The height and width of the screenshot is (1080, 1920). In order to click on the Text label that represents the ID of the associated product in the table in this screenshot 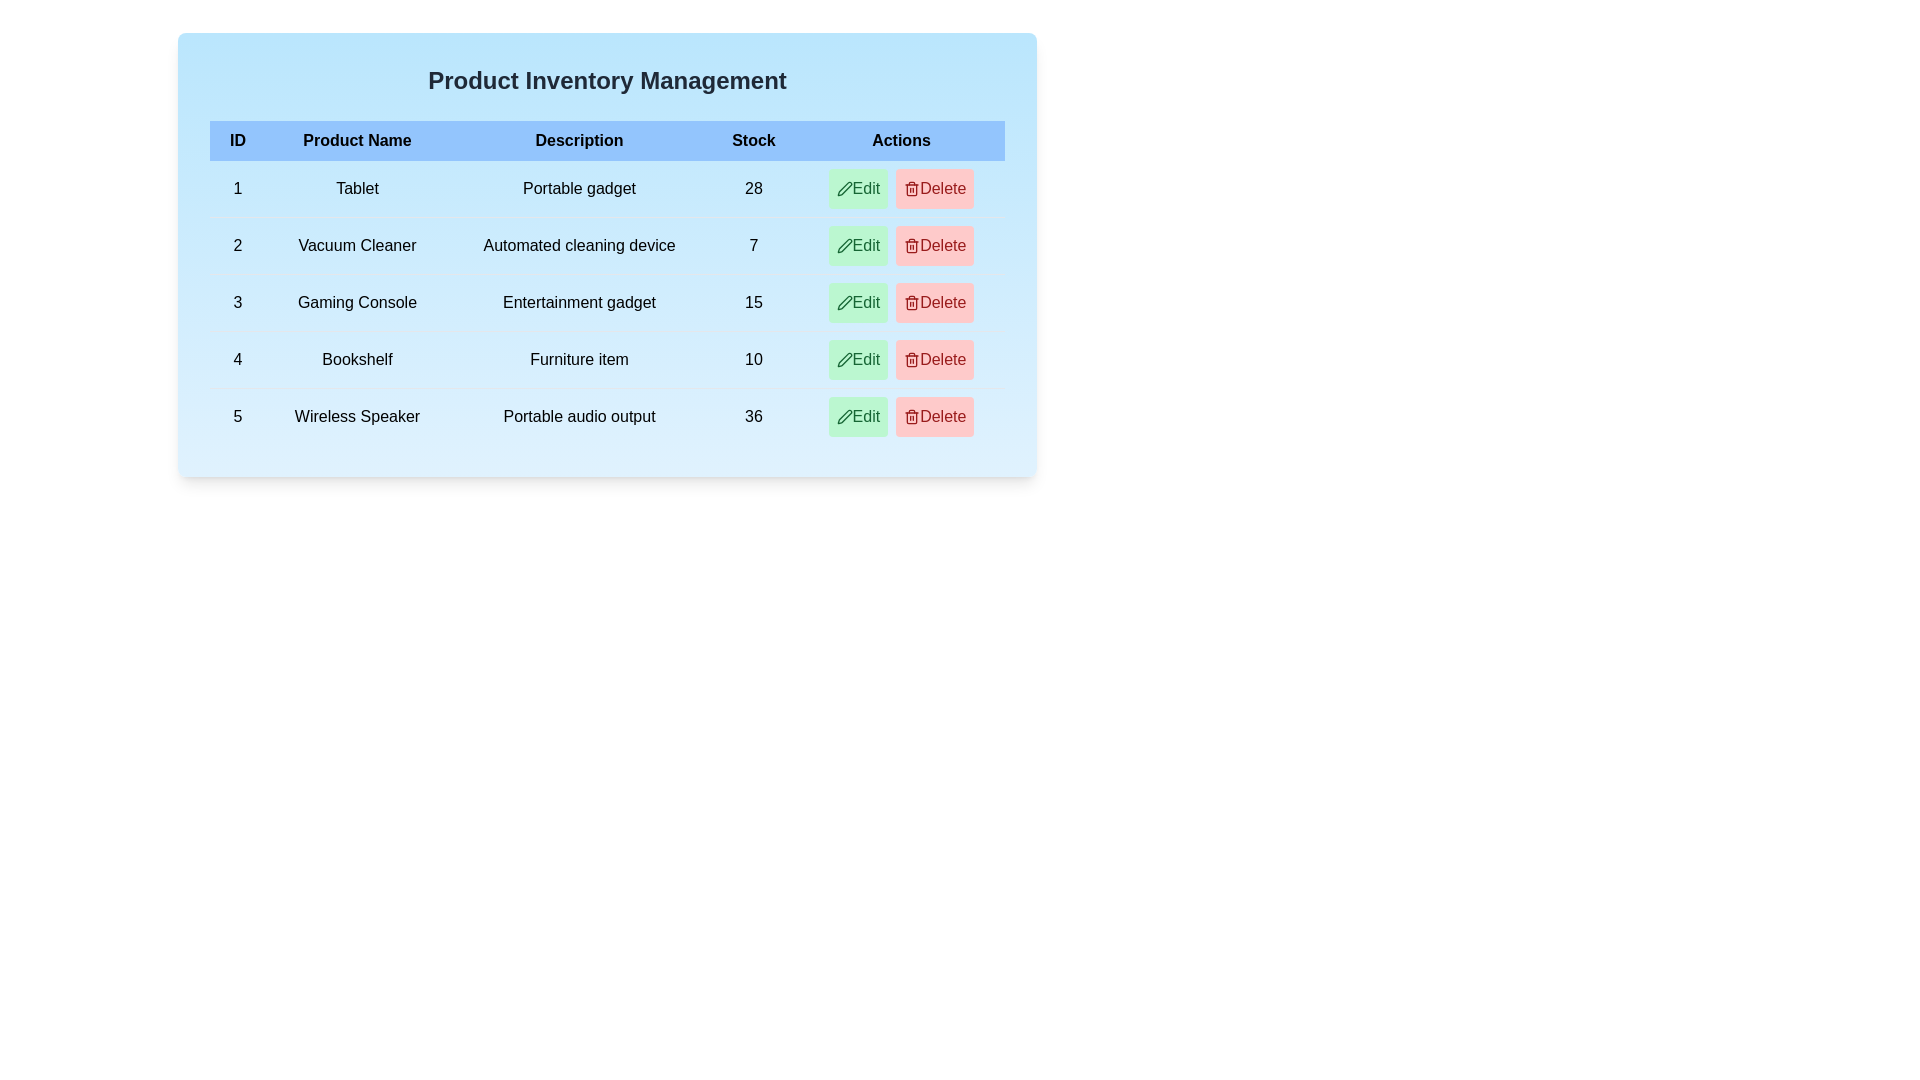, I will do `click(237, 245)`.